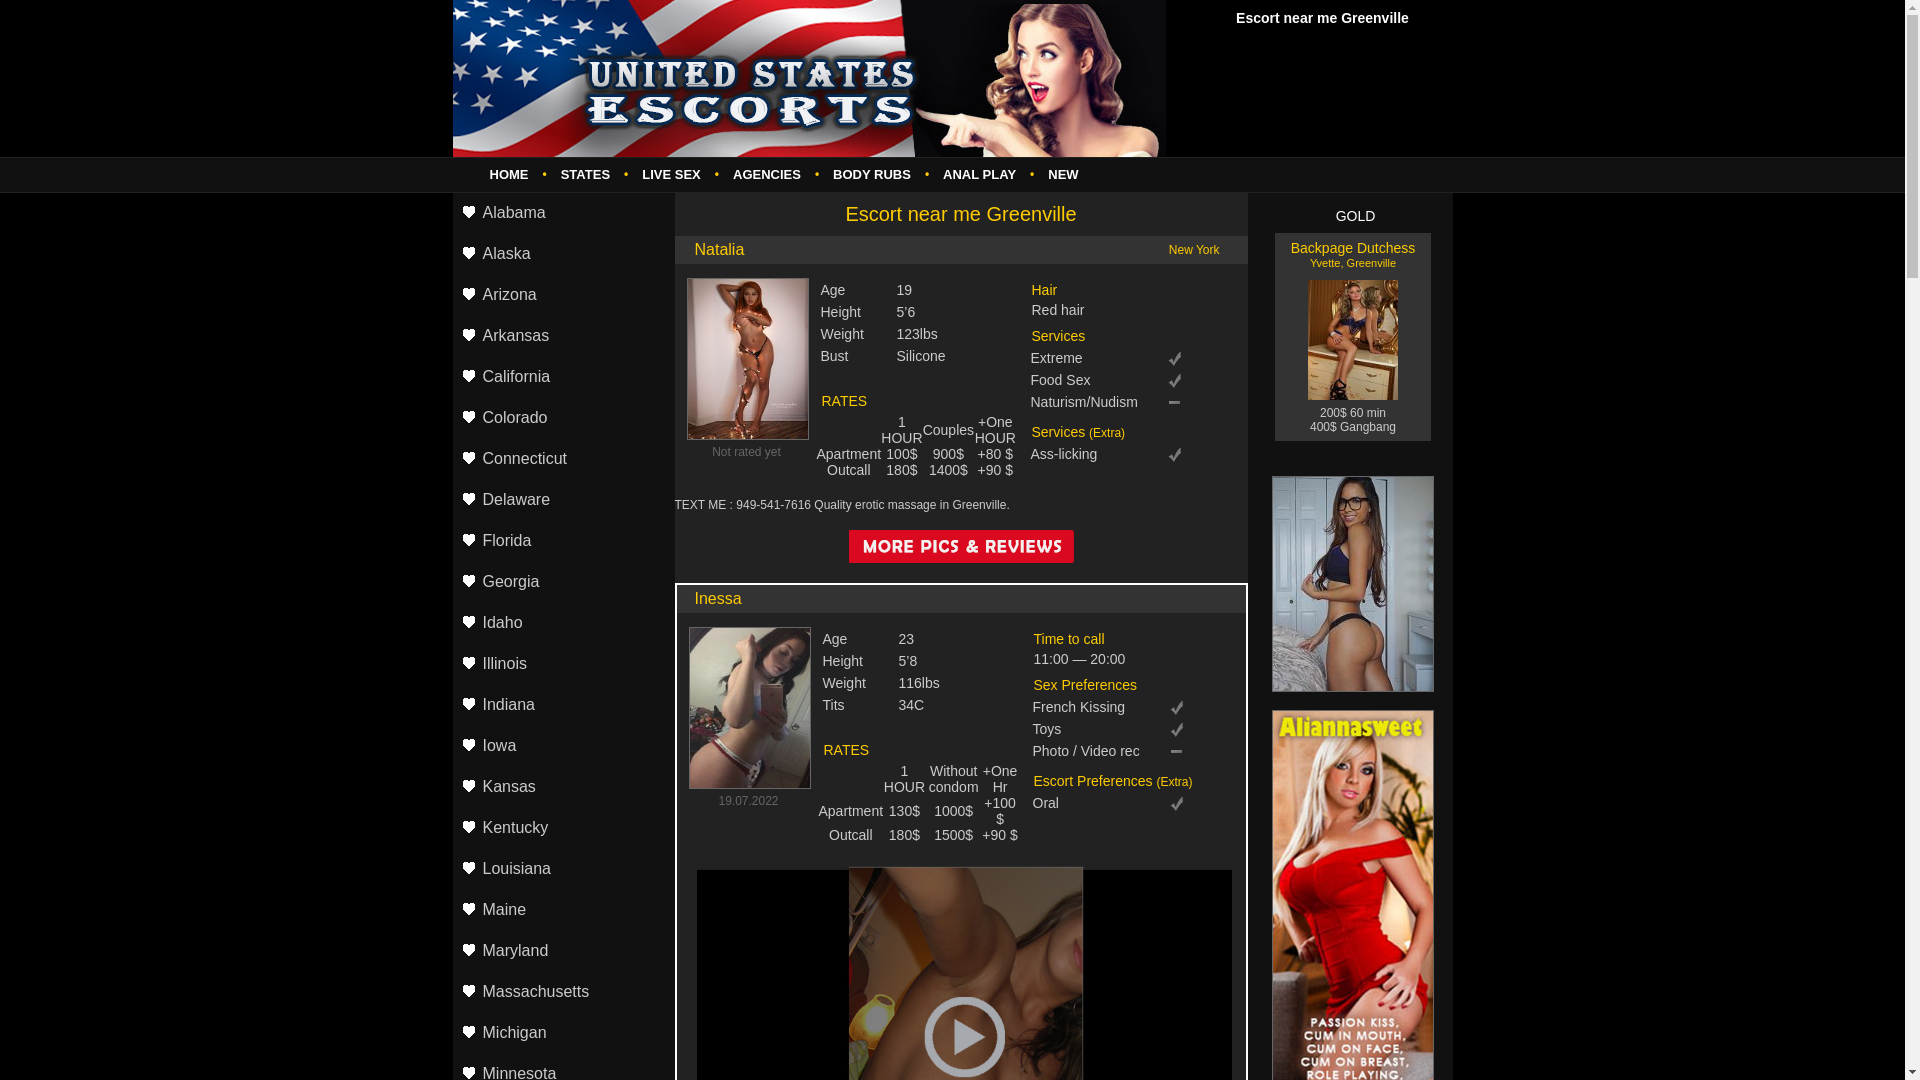  Describe the element at coordinates (766, 173) in the screenshot. I see `'AGENCIES'` at that location.